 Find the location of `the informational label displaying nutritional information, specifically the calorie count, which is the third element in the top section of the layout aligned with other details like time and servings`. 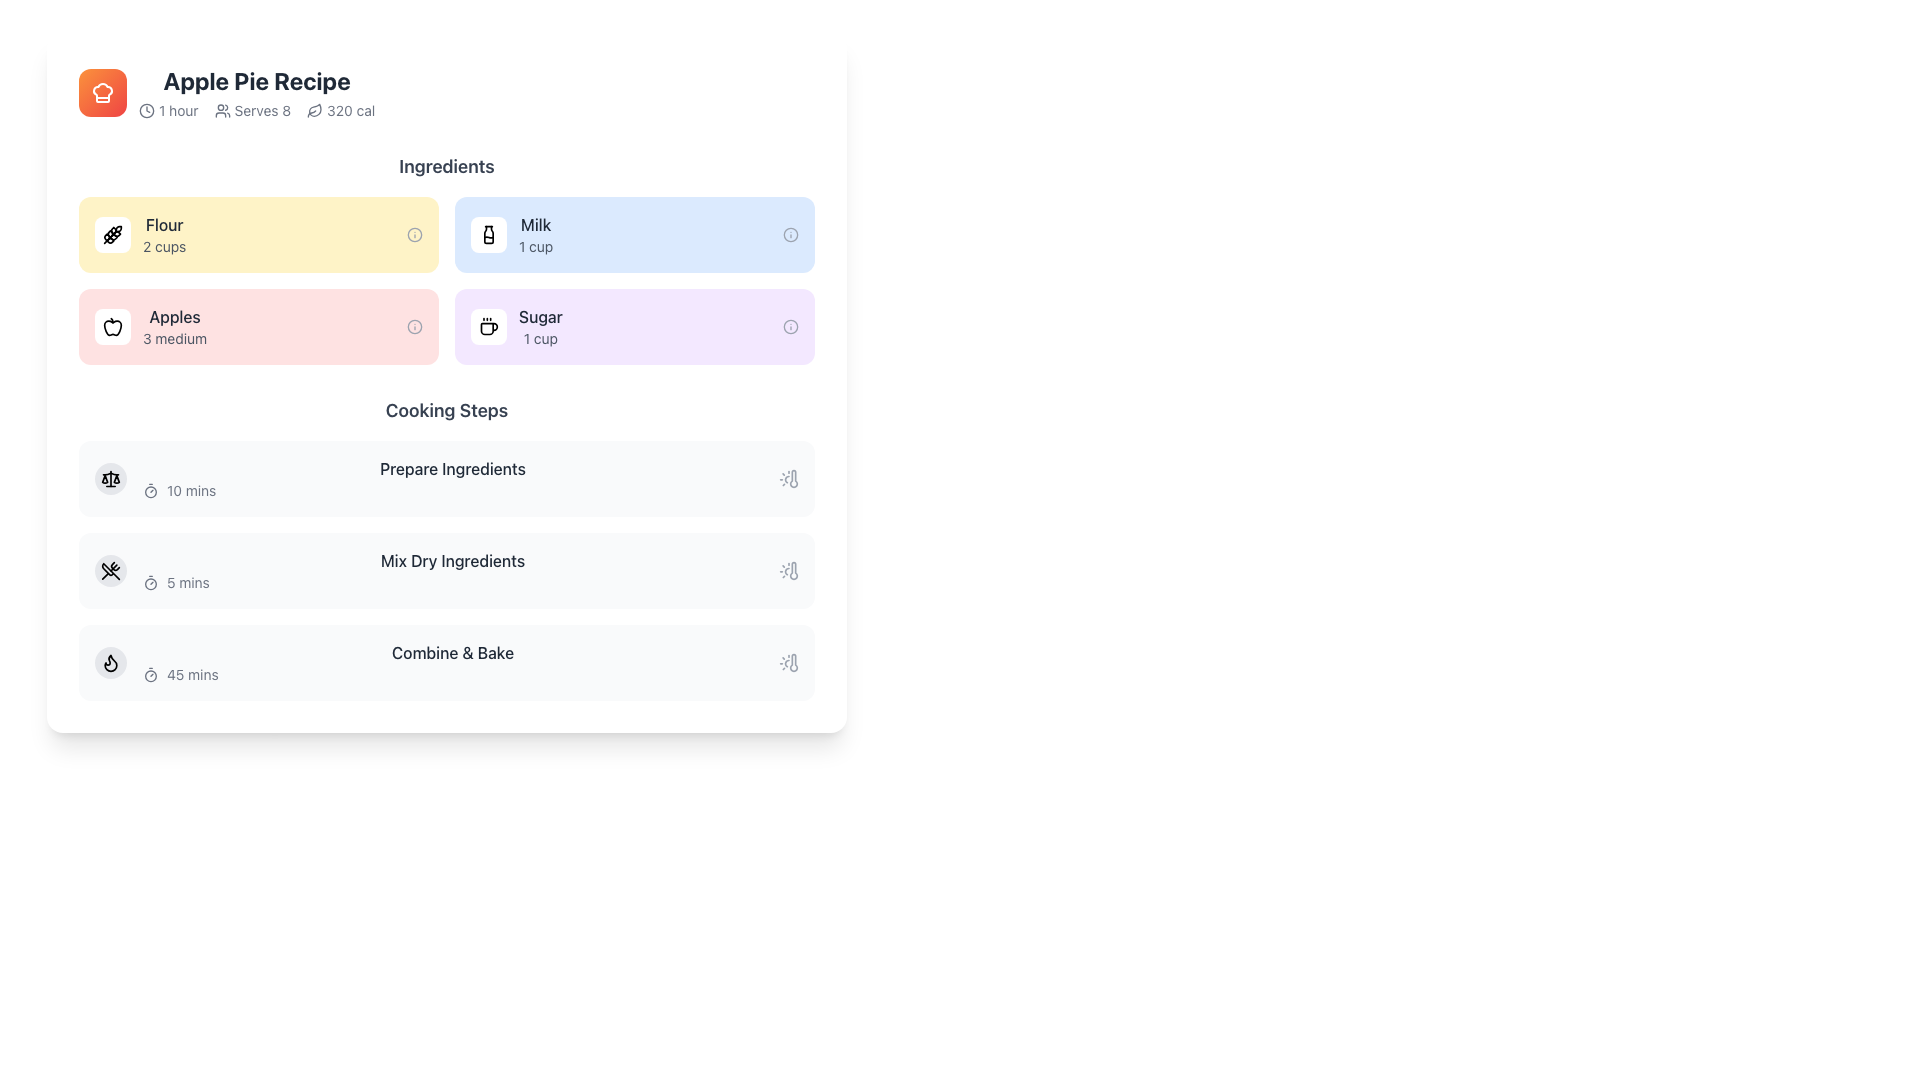

the informational label displaying nutritional information, specifically the calorie count, which is the third element in the top section of the layout aligned with other details like time and servings is located at coordinates (341, 111).